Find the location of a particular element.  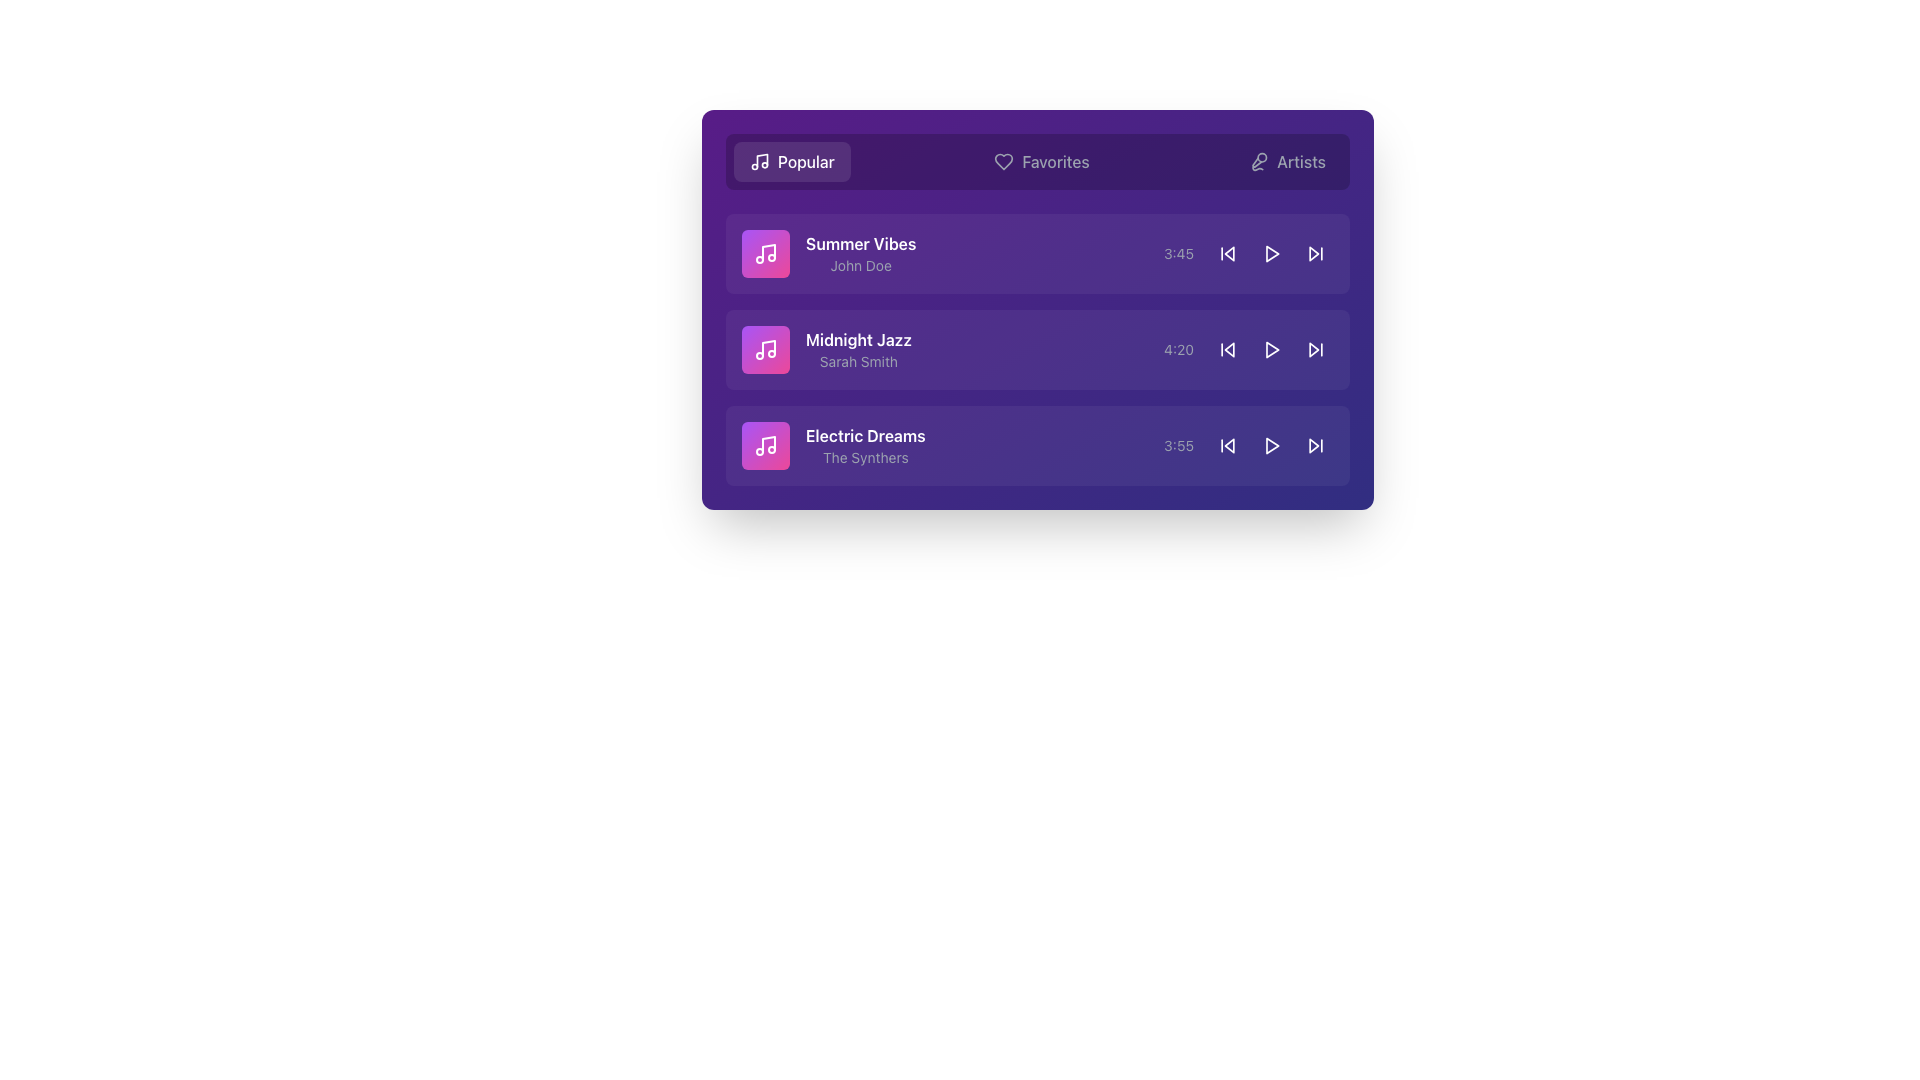

the Icon Button located beside the timestamp '3:45' in the first music list item titled 'Summer Vibes' is located at coordinates (1227, 253).